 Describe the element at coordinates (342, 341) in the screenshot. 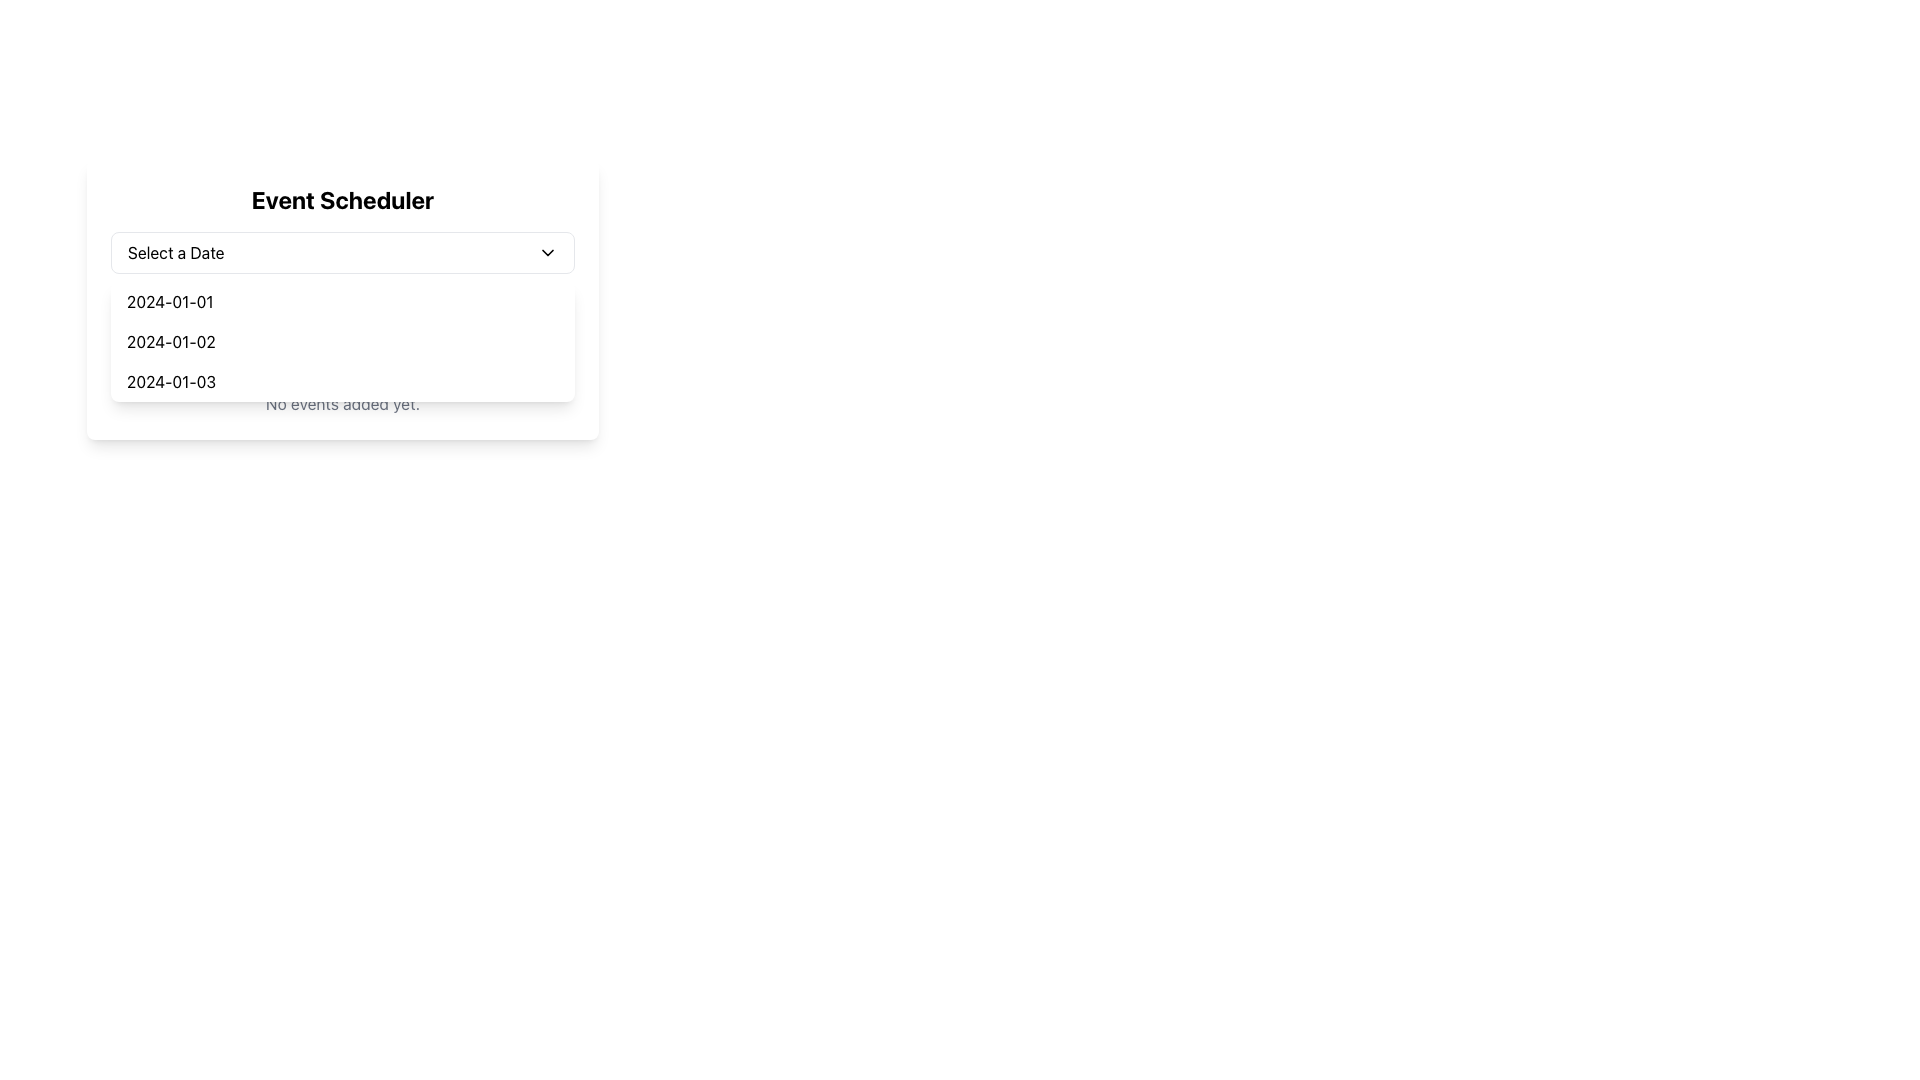

I see `to select the date from the interactive list item labeled '2024-01-02', which is the second entry in the dropdown menu under 'Event Scheduler'` at that location.